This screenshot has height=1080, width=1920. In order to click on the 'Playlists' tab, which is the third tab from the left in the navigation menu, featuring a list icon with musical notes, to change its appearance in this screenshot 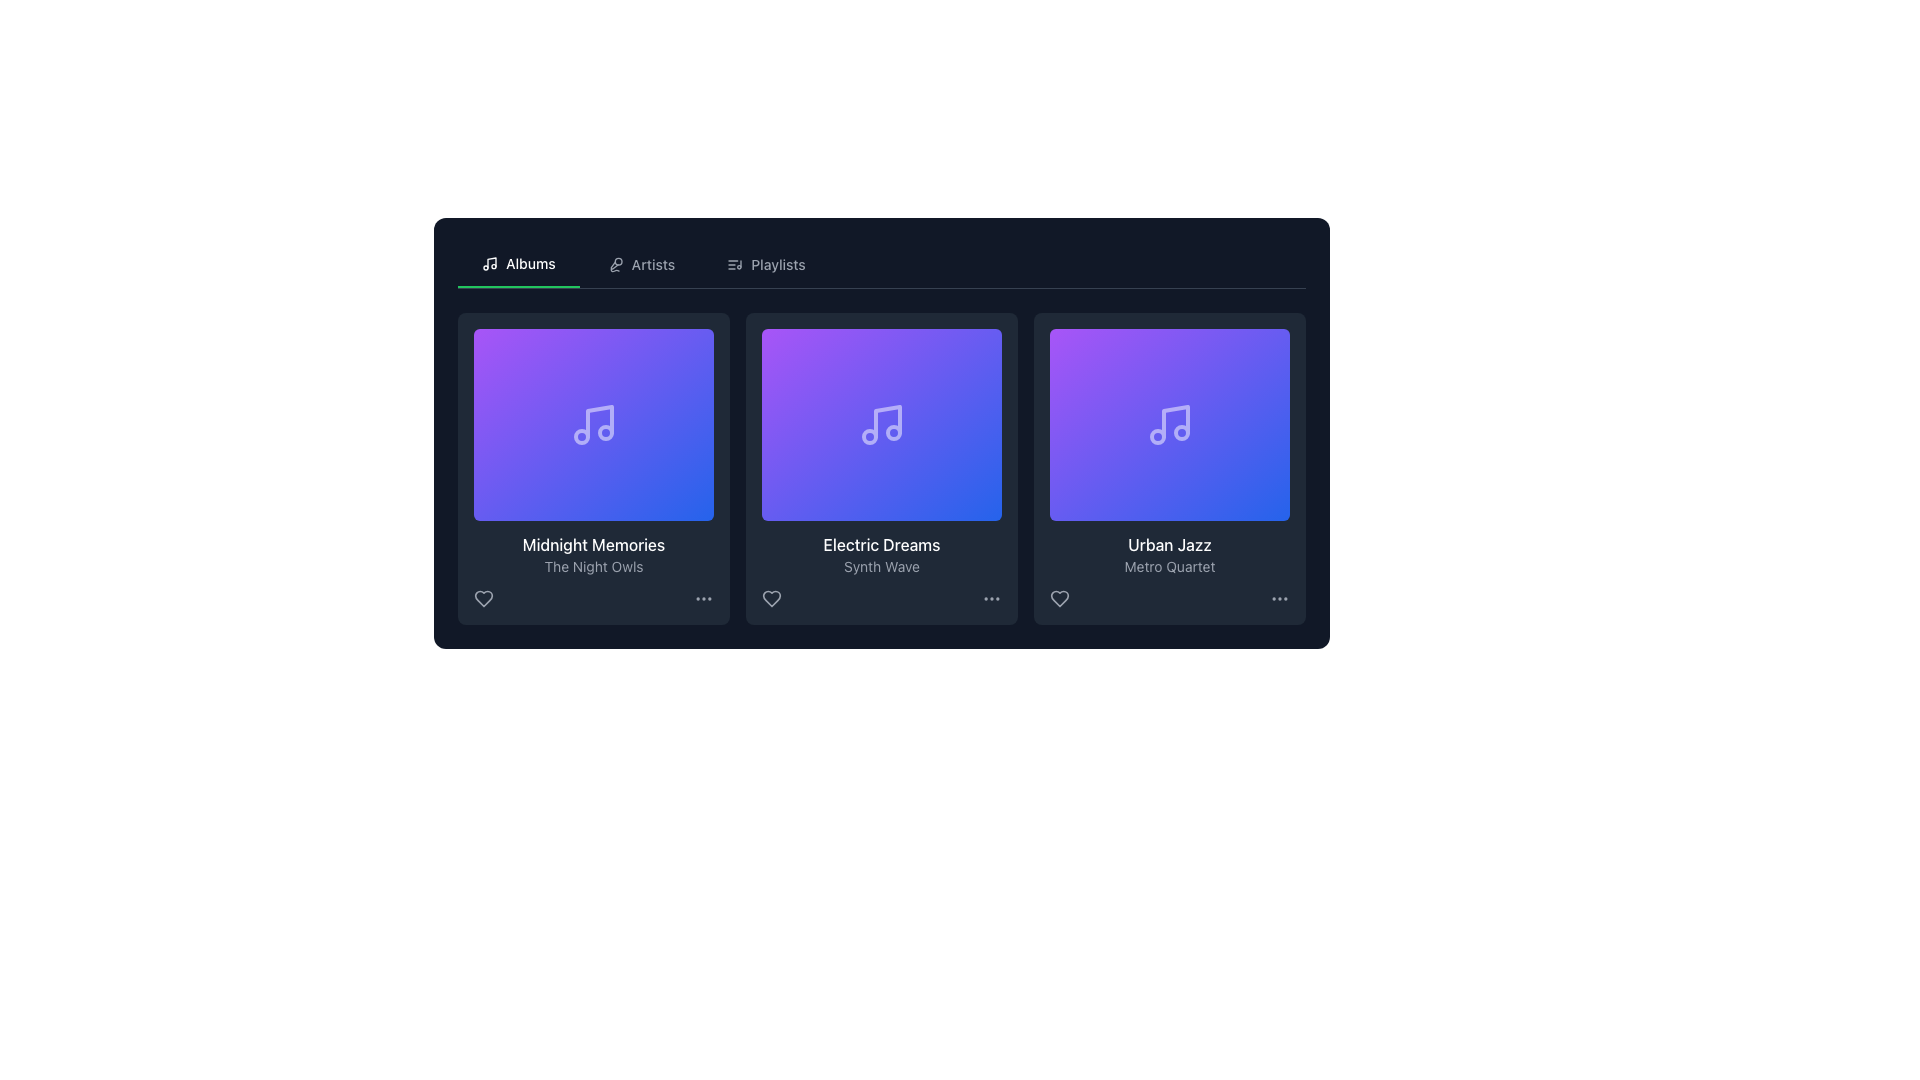, I will do `click(765, 264)`.